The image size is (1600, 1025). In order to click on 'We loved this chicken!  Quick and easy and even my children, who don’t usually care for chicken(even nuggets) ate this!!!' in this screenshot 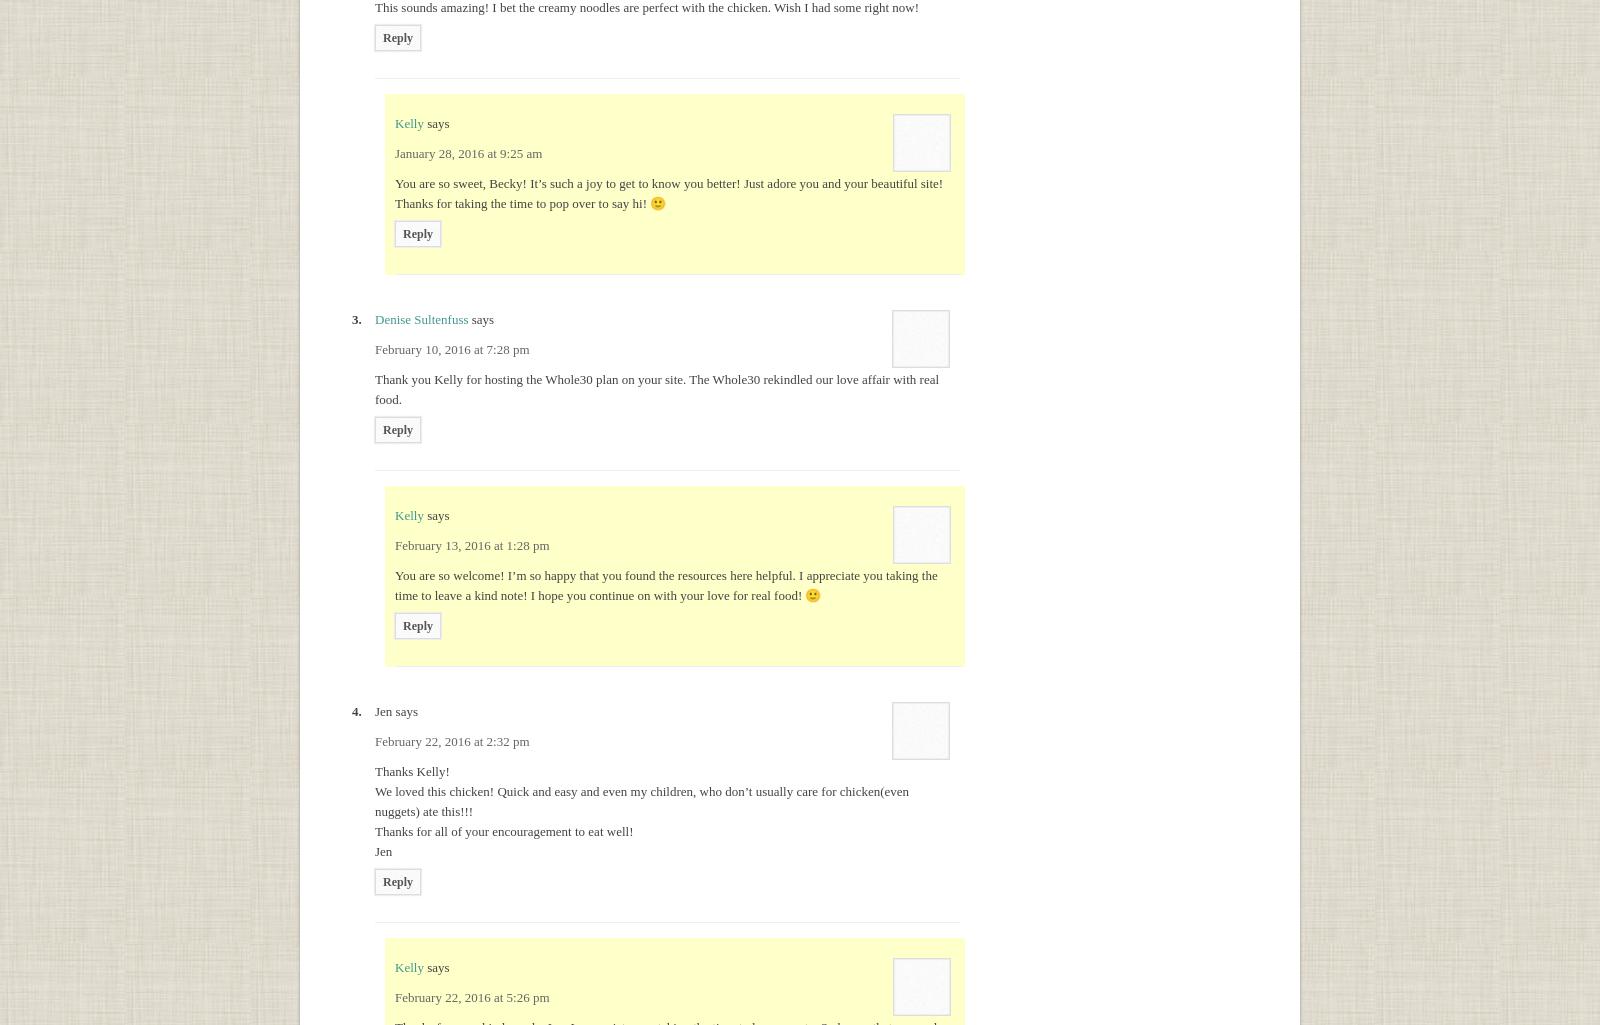, I will do `click(641, 800)`.